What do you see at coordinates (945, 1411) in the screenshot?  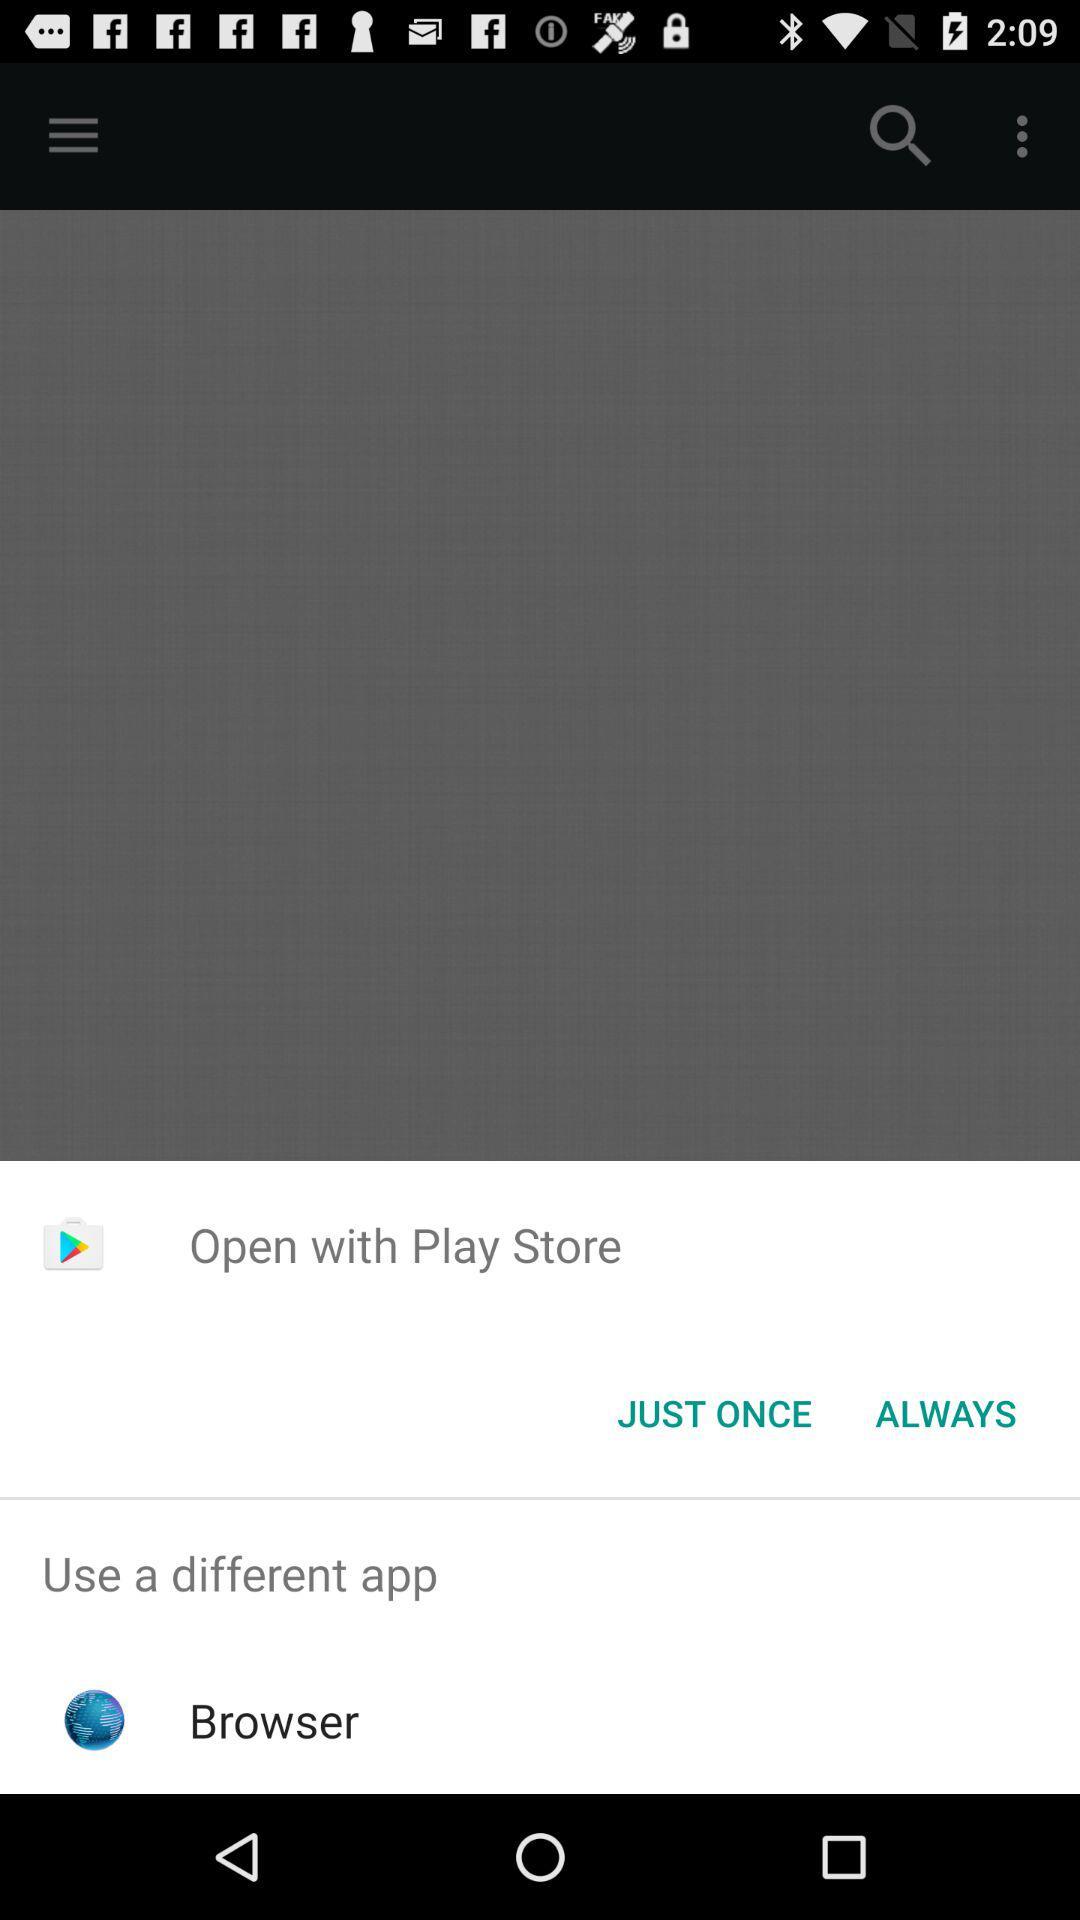 I see `the always at the bottom right corner` at bounding box center [945, 1411].